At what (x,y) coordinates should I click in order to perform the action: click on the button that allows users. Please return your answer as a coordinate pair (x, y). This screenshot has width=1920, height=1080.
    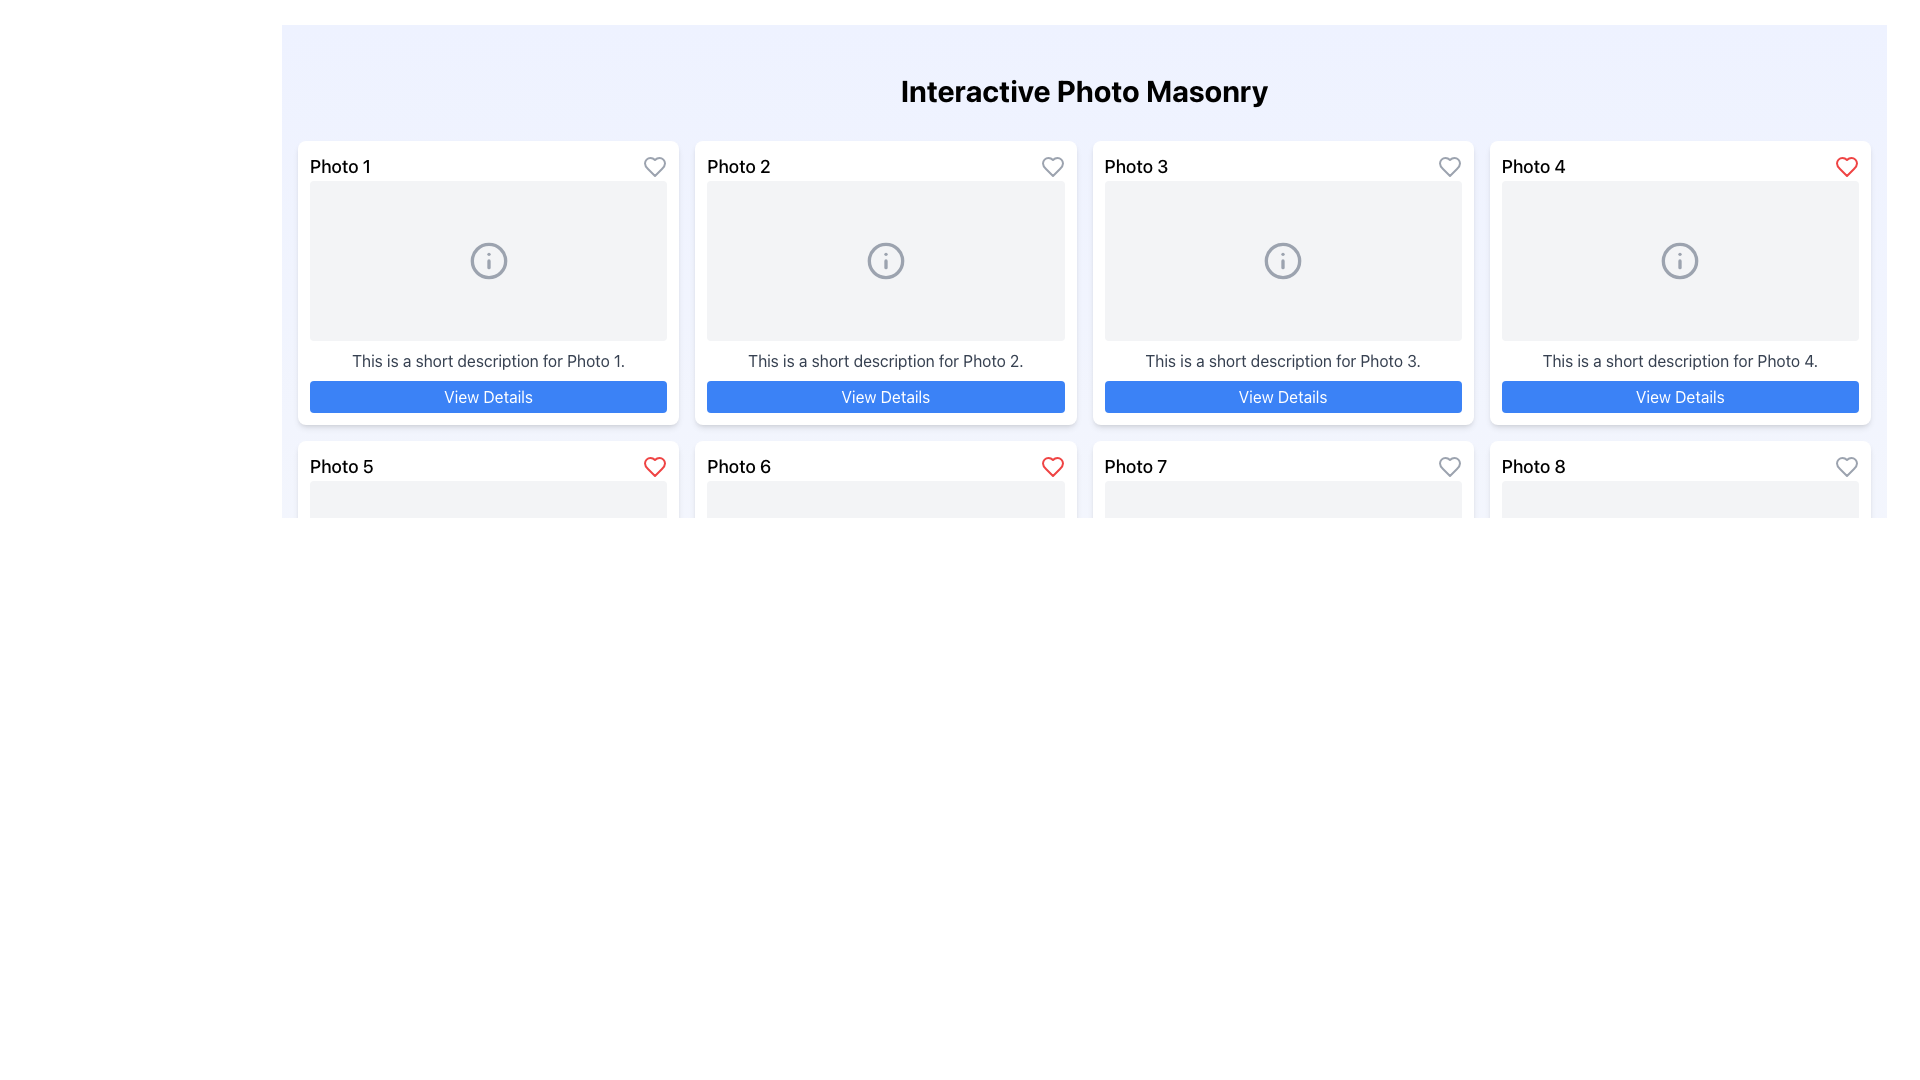
    Looking at the image, I should click on (1680, 397).